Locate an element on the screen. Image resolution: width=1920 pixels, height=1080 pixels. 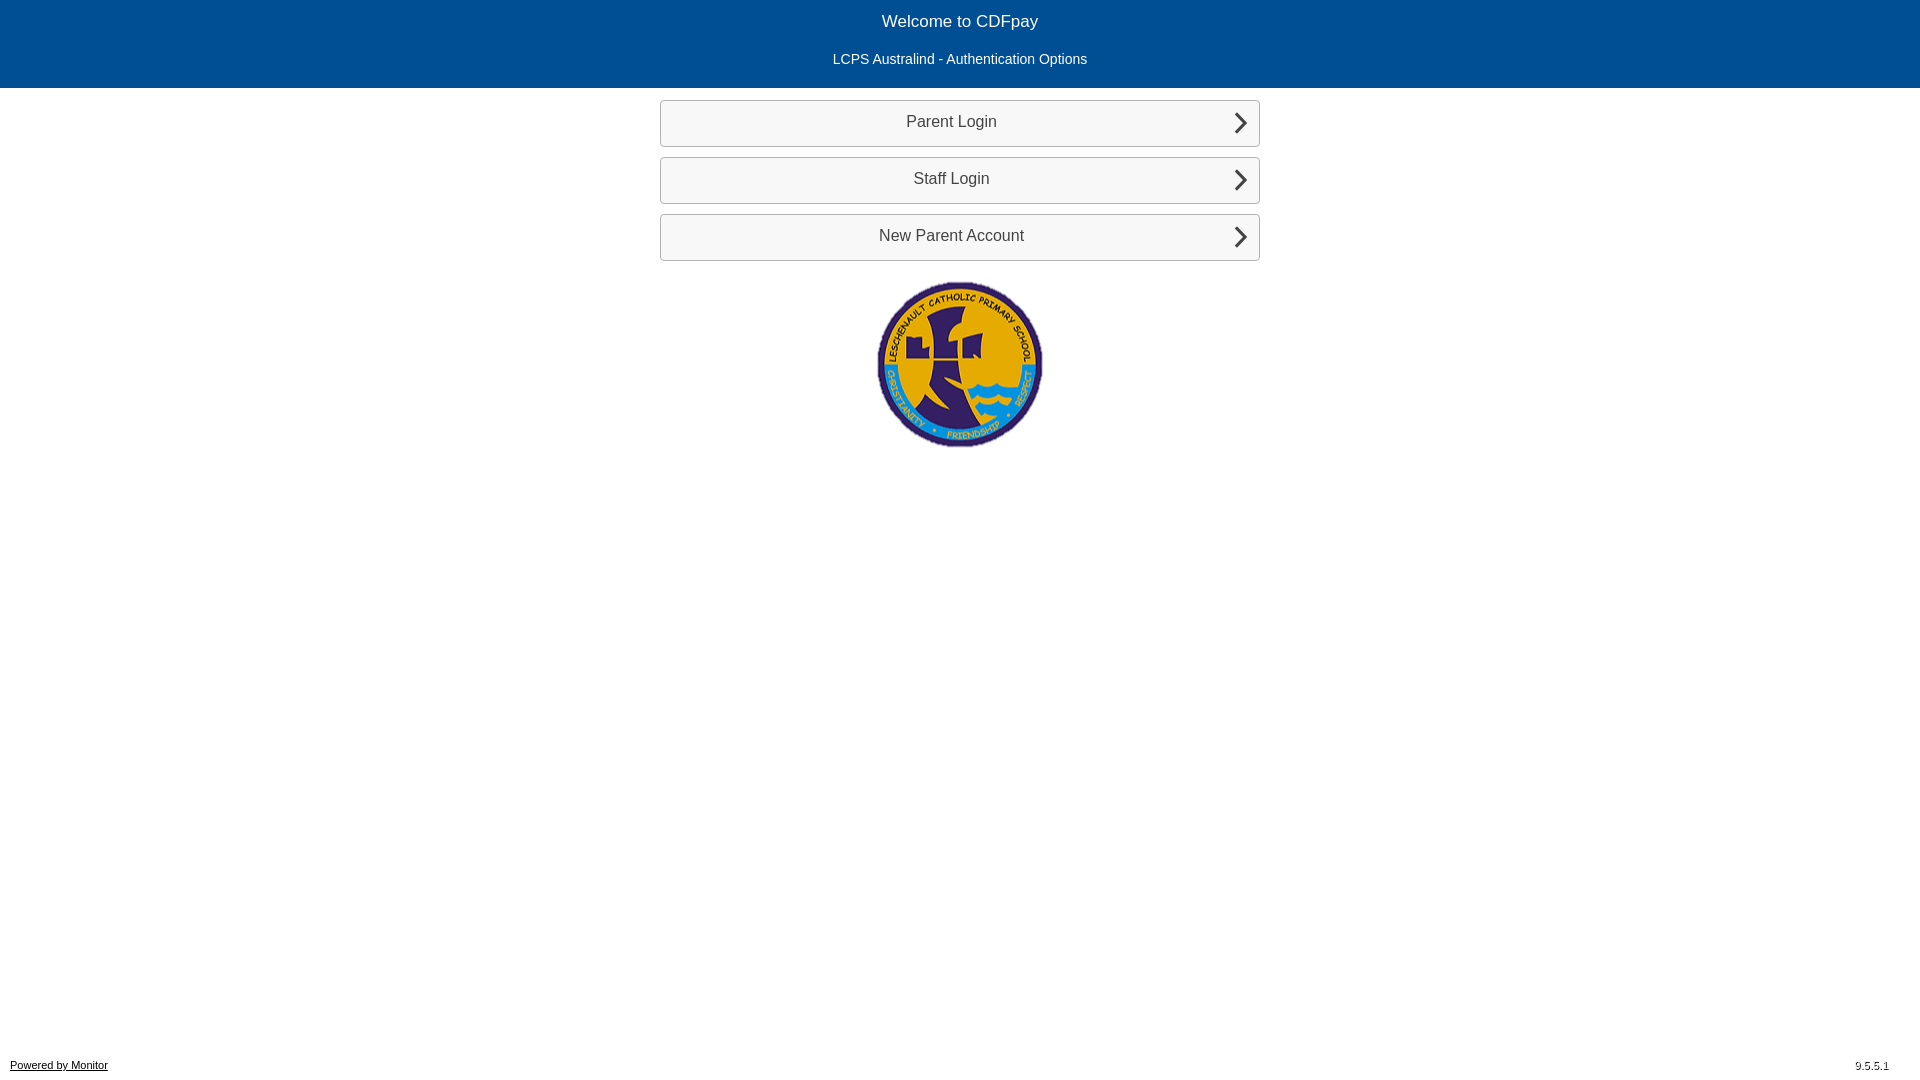
'Powered by Monitor' is located at coordinates (58, 1063).